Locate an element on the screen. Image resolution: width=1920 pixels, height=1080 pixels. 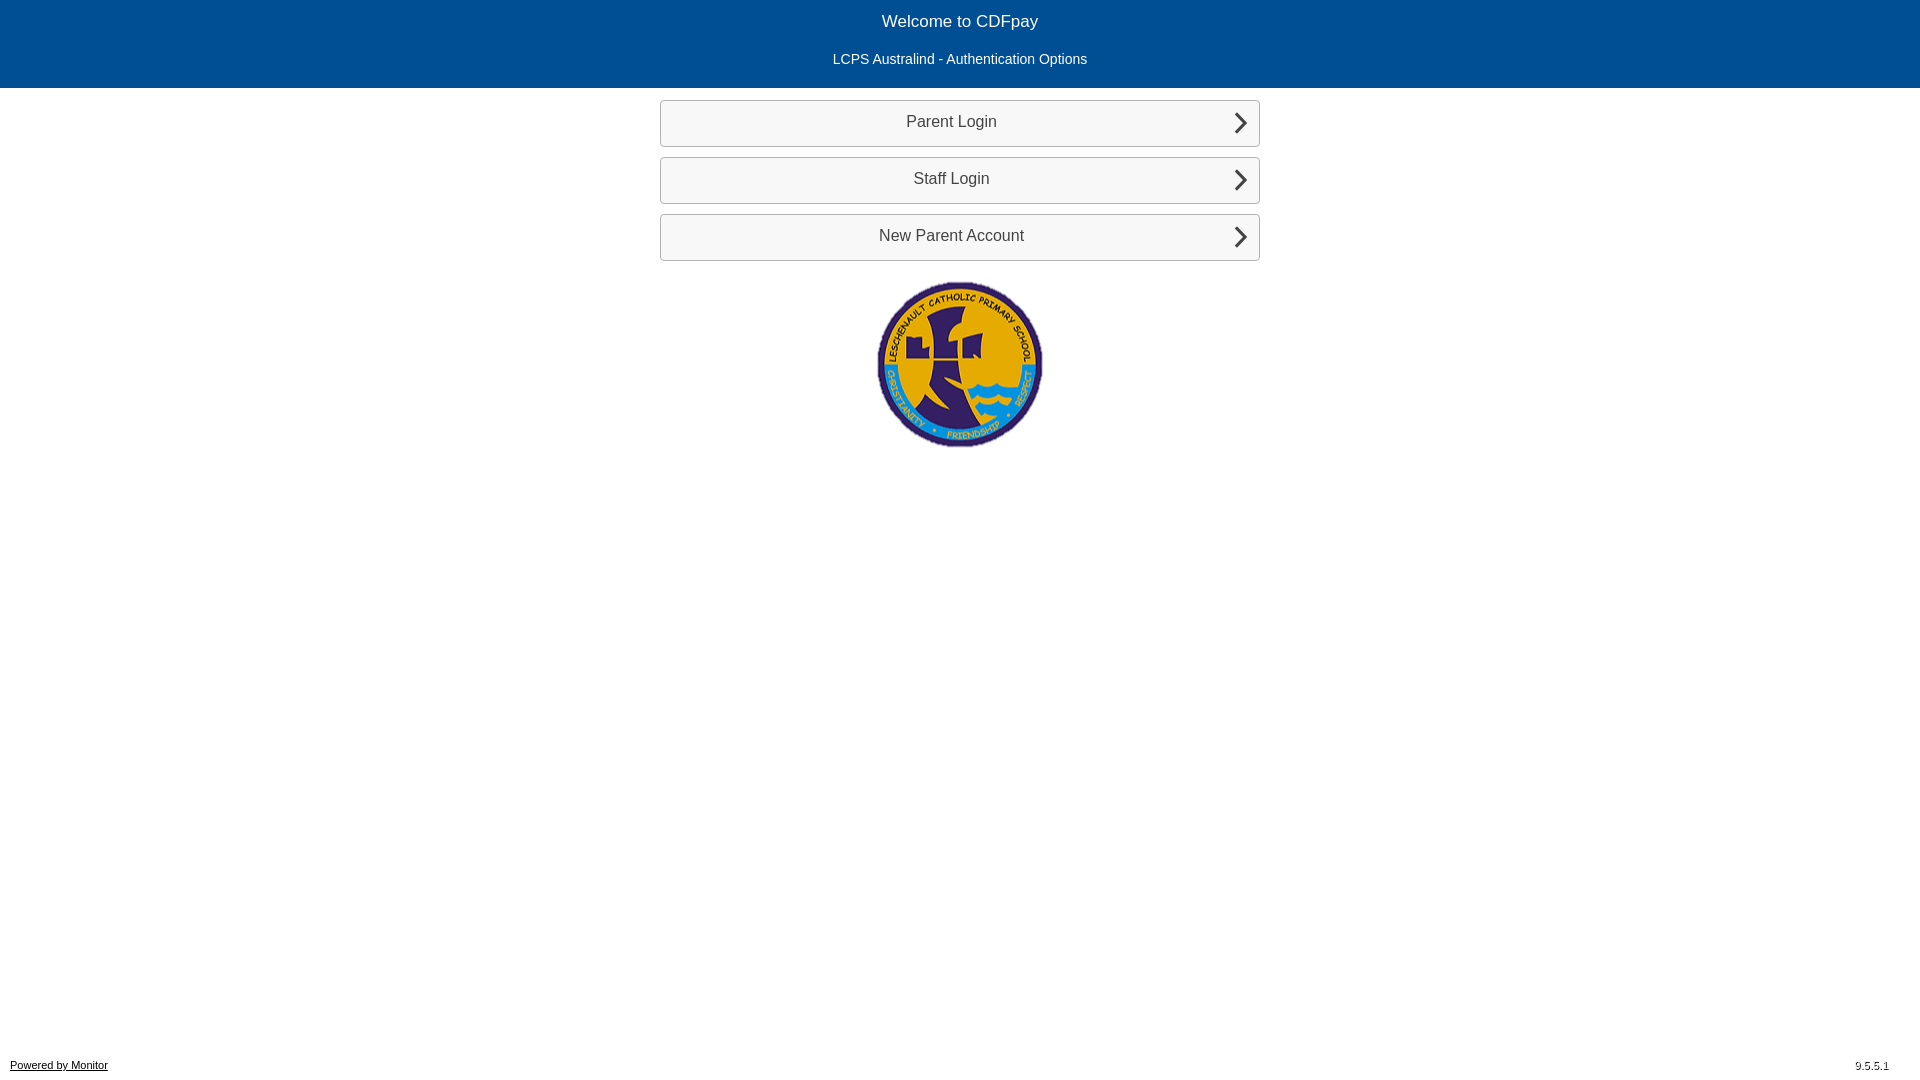
'Powered by Monitor' is located at coordinates (58, 1063).